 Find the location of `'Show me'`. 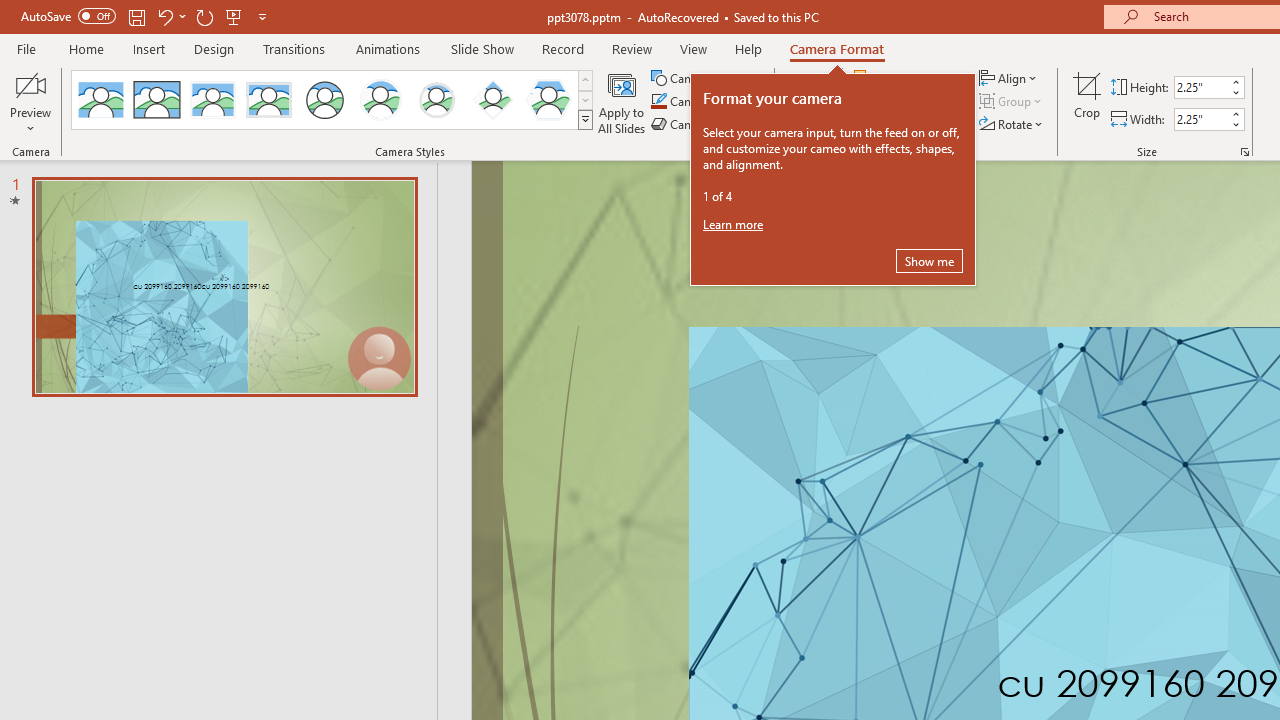

'Show me' is located at coordinates (928, 260).